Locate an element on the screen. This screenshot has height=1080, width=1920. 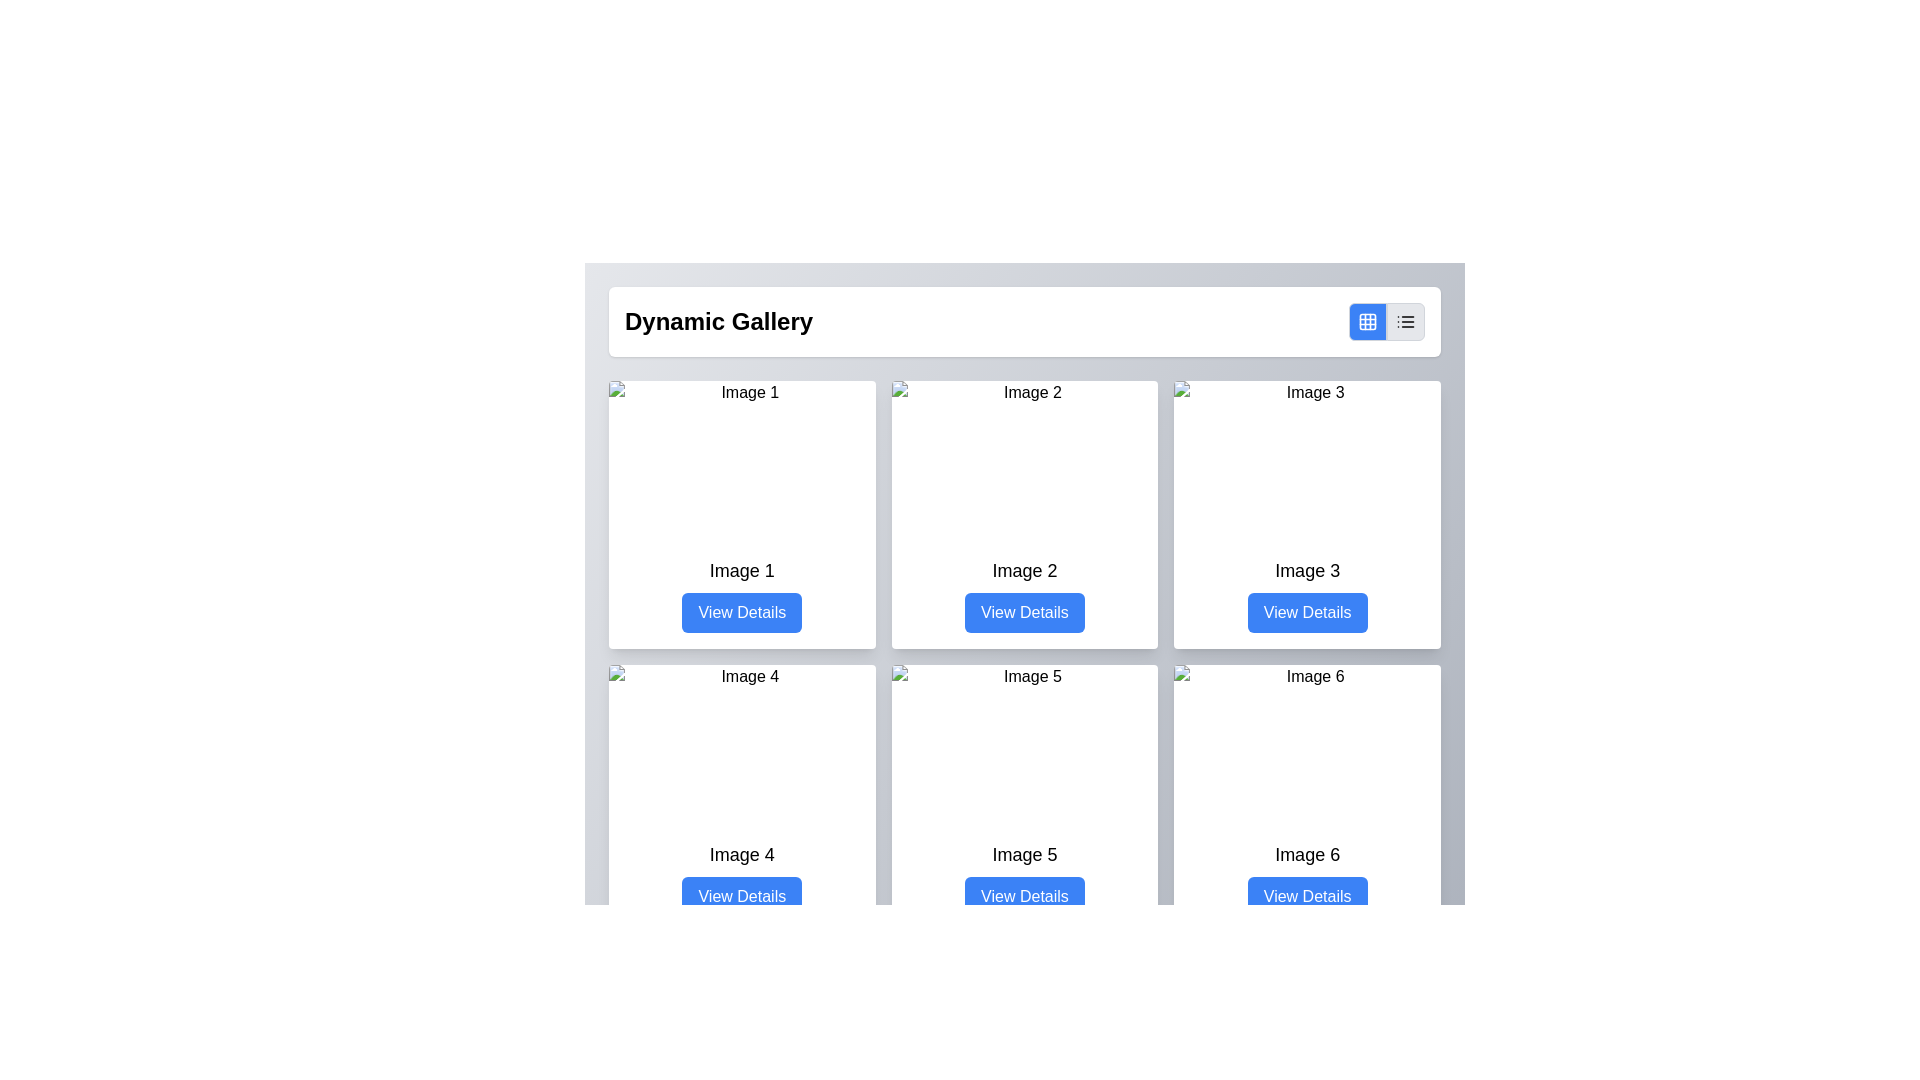
the button located below the text label 'Image 6' is located at coordinates (1307, 896).